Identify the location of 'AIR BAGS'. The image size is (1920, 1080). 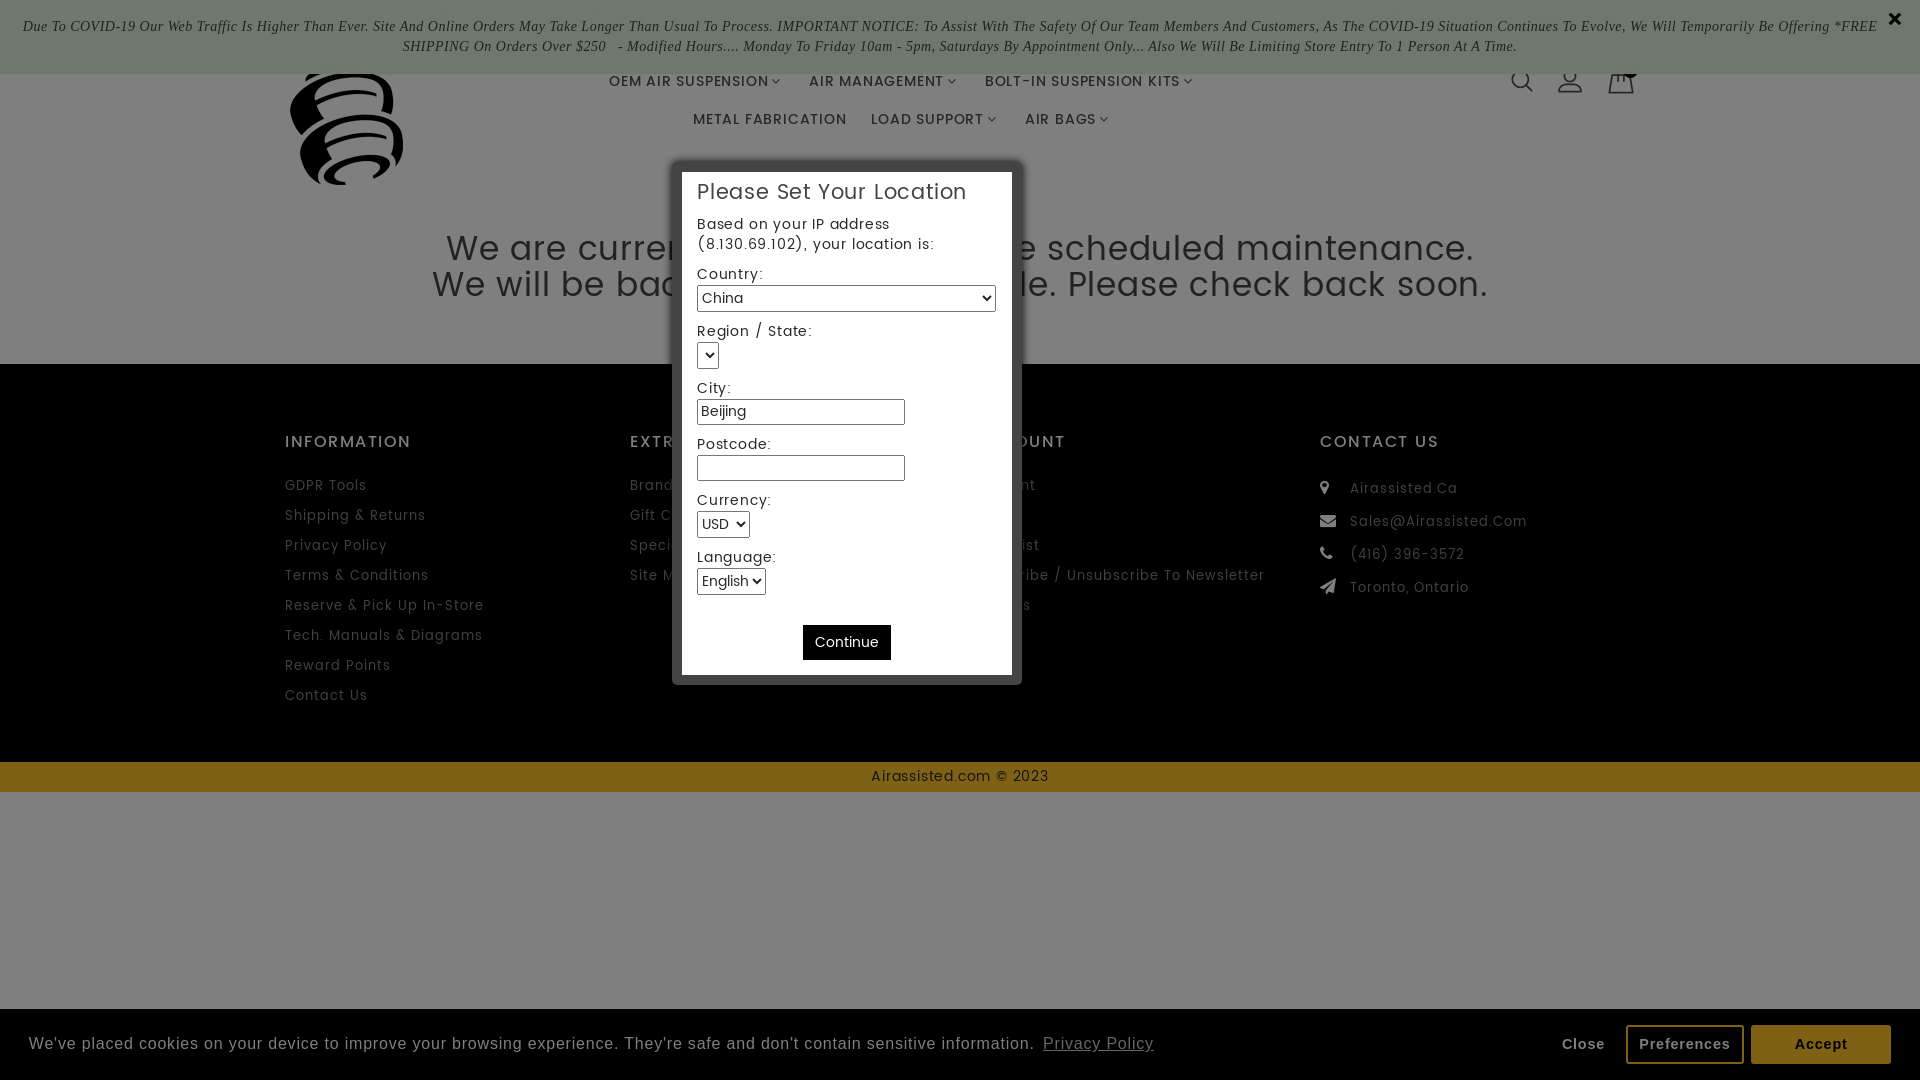
(1067, 119).